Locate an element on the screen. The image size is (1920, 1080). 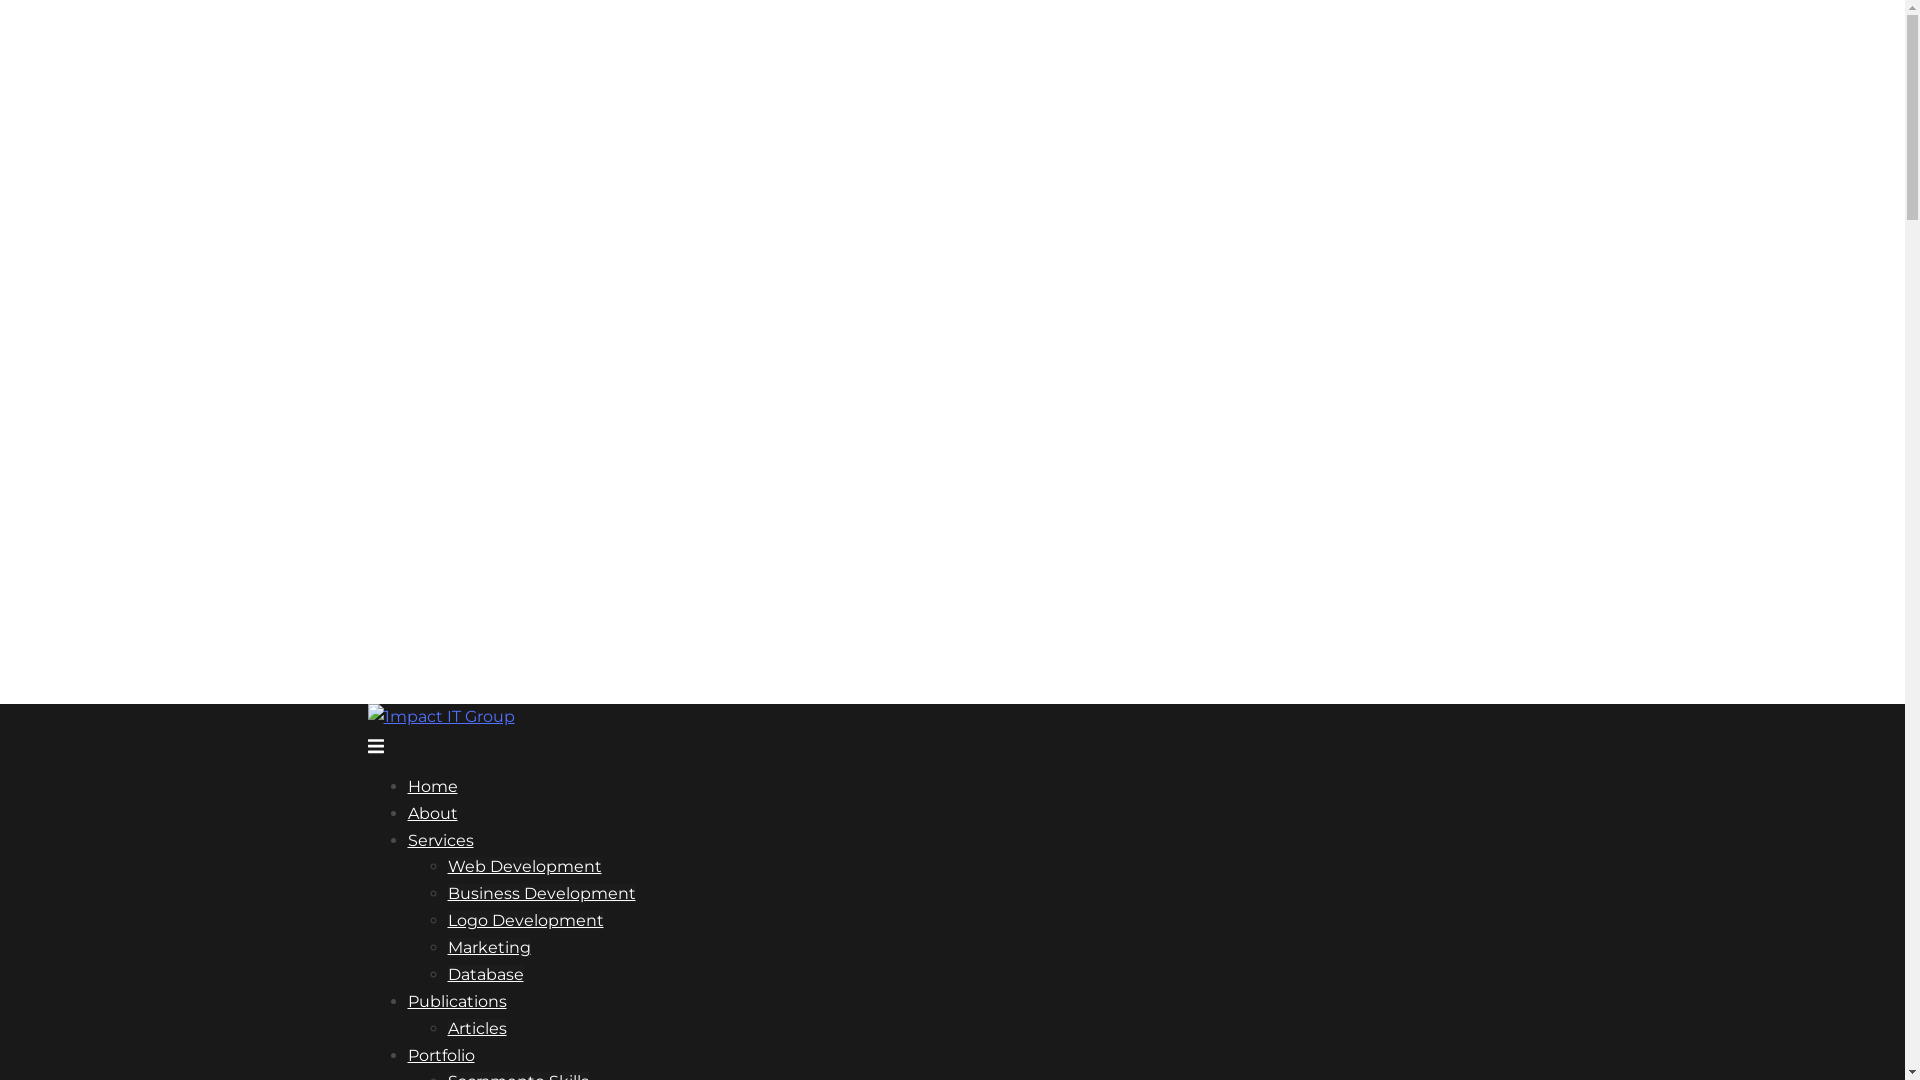
'Portfolio' is located at coordinates (440, 1054).